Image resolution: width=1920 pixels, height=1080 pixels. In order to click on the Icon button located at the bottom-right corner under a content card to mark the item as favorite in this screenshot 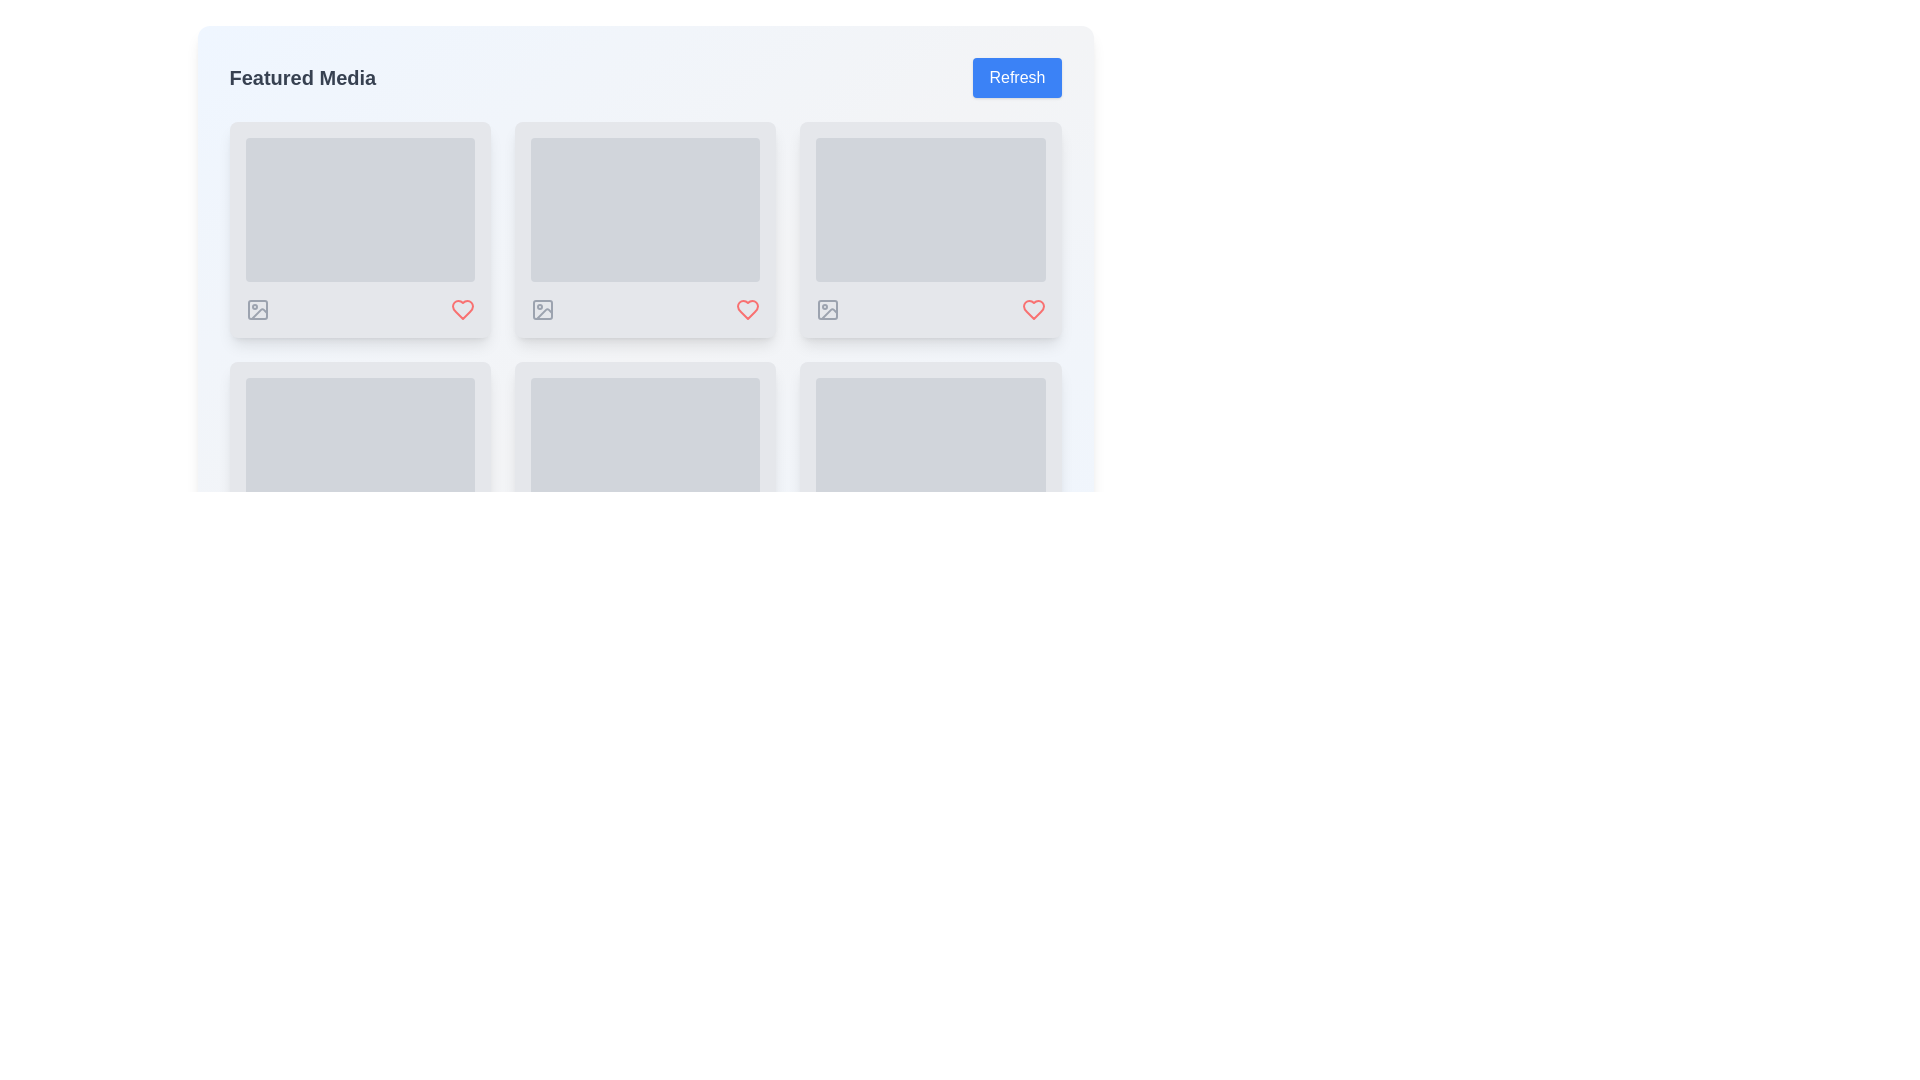, I will do `click(747, 309)`.